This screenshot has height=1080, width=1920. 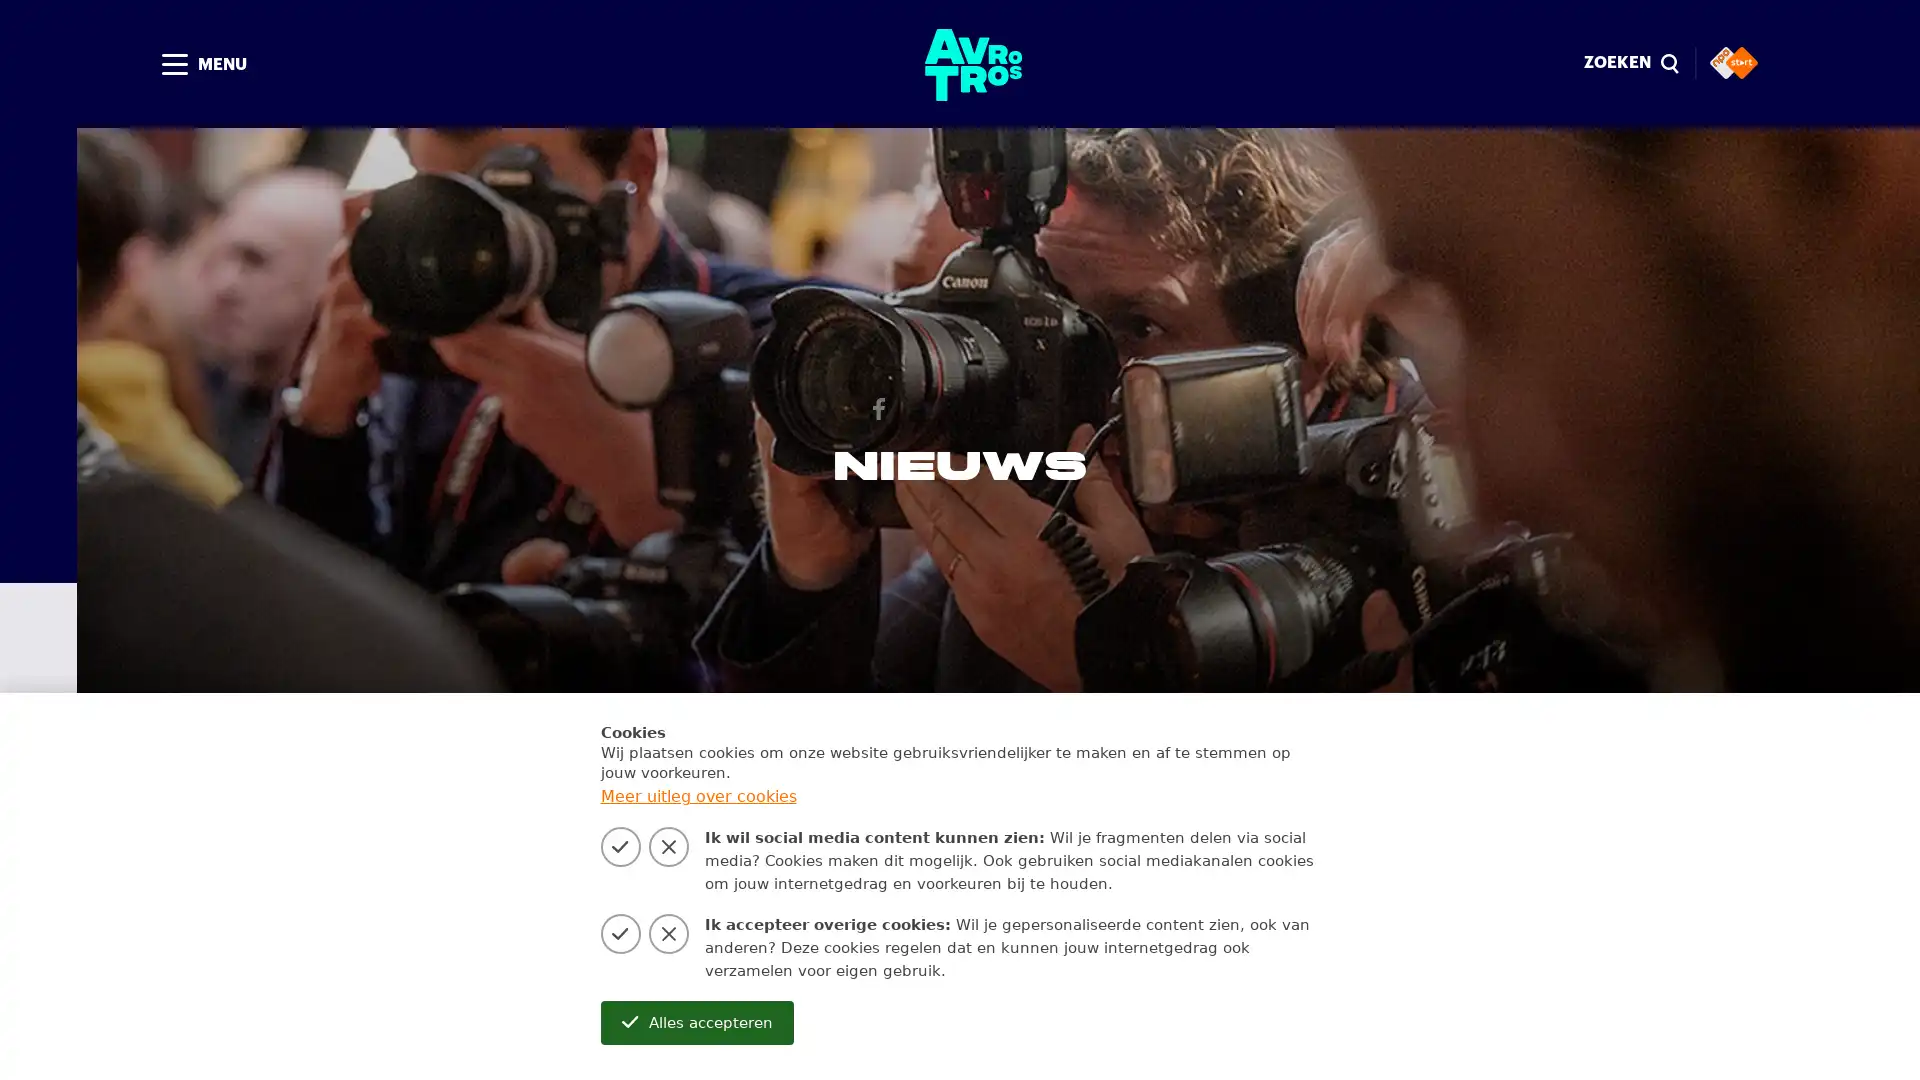 I want to click on MENU, so click(x=202, y=63).